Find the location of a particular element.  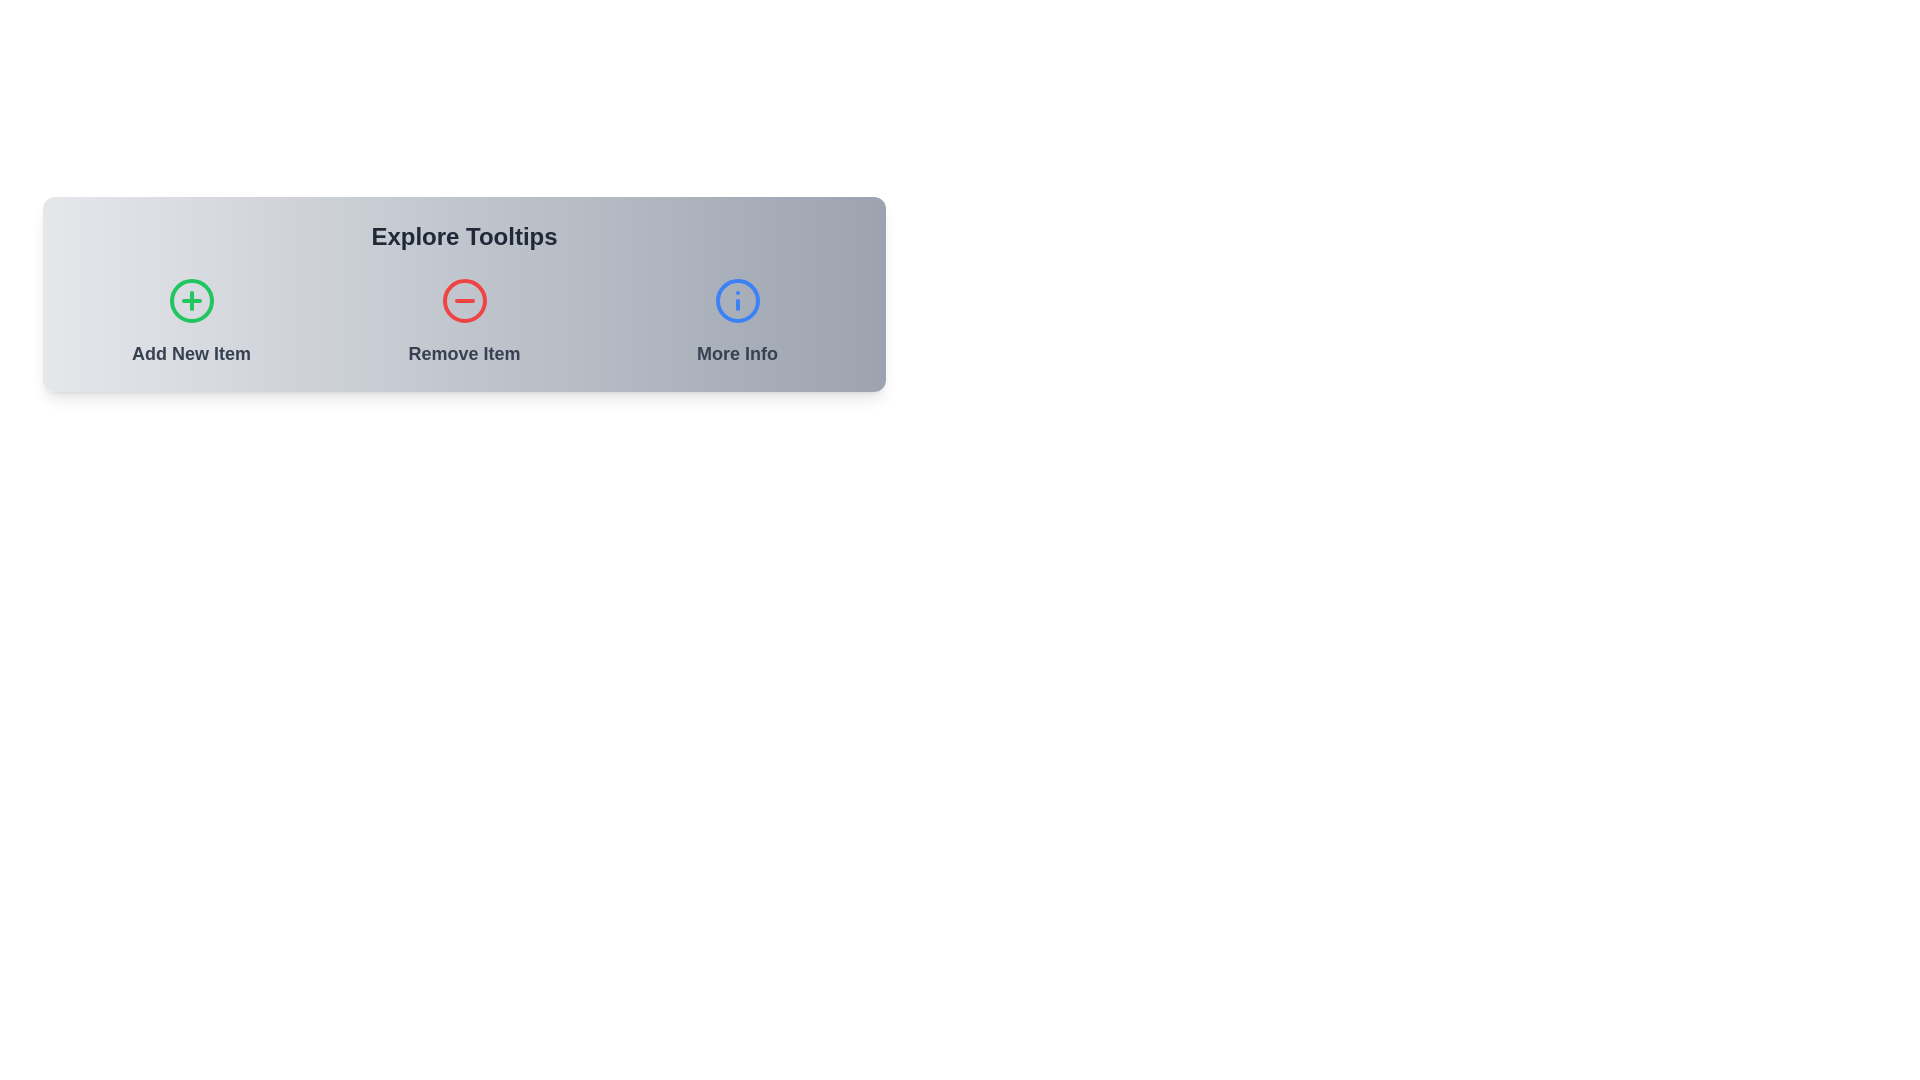

the green circular 'Add New Item' graphical component, which features a plus sign, positioned as the leftmost icon among three in the interface is located at coordinates (191, 300).